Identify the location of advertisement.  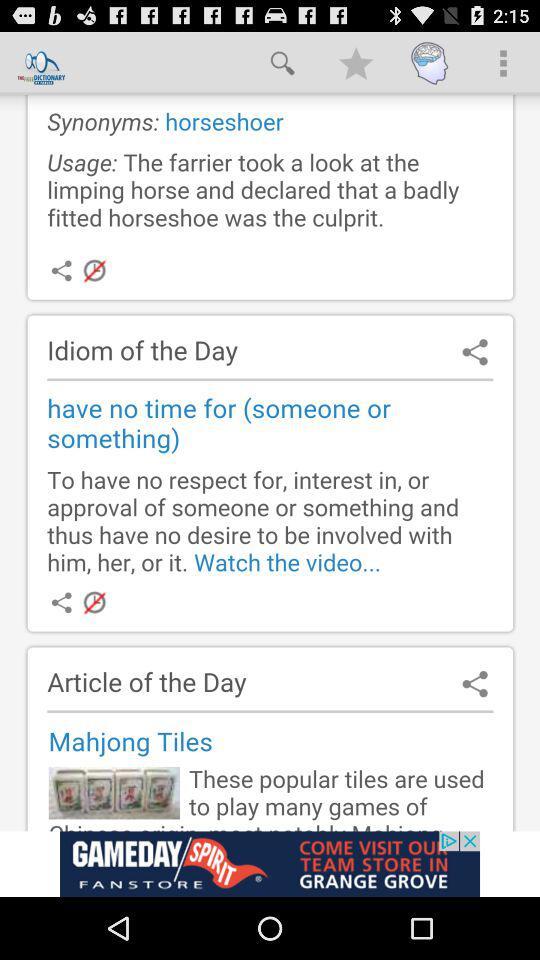
(270, 462).